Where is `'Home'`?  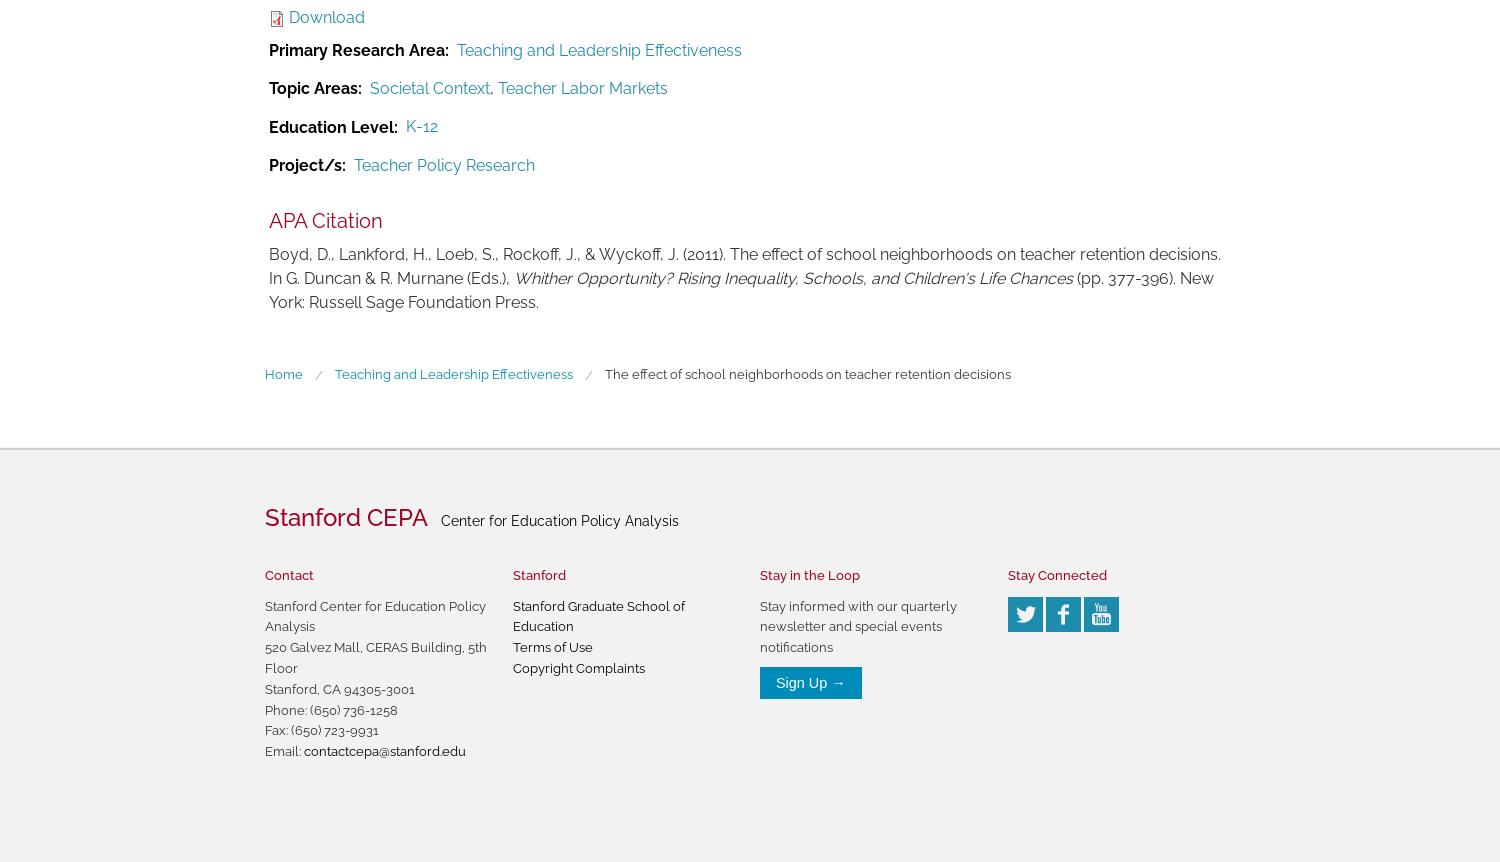
'Home' is located at coordinates (283, 372).